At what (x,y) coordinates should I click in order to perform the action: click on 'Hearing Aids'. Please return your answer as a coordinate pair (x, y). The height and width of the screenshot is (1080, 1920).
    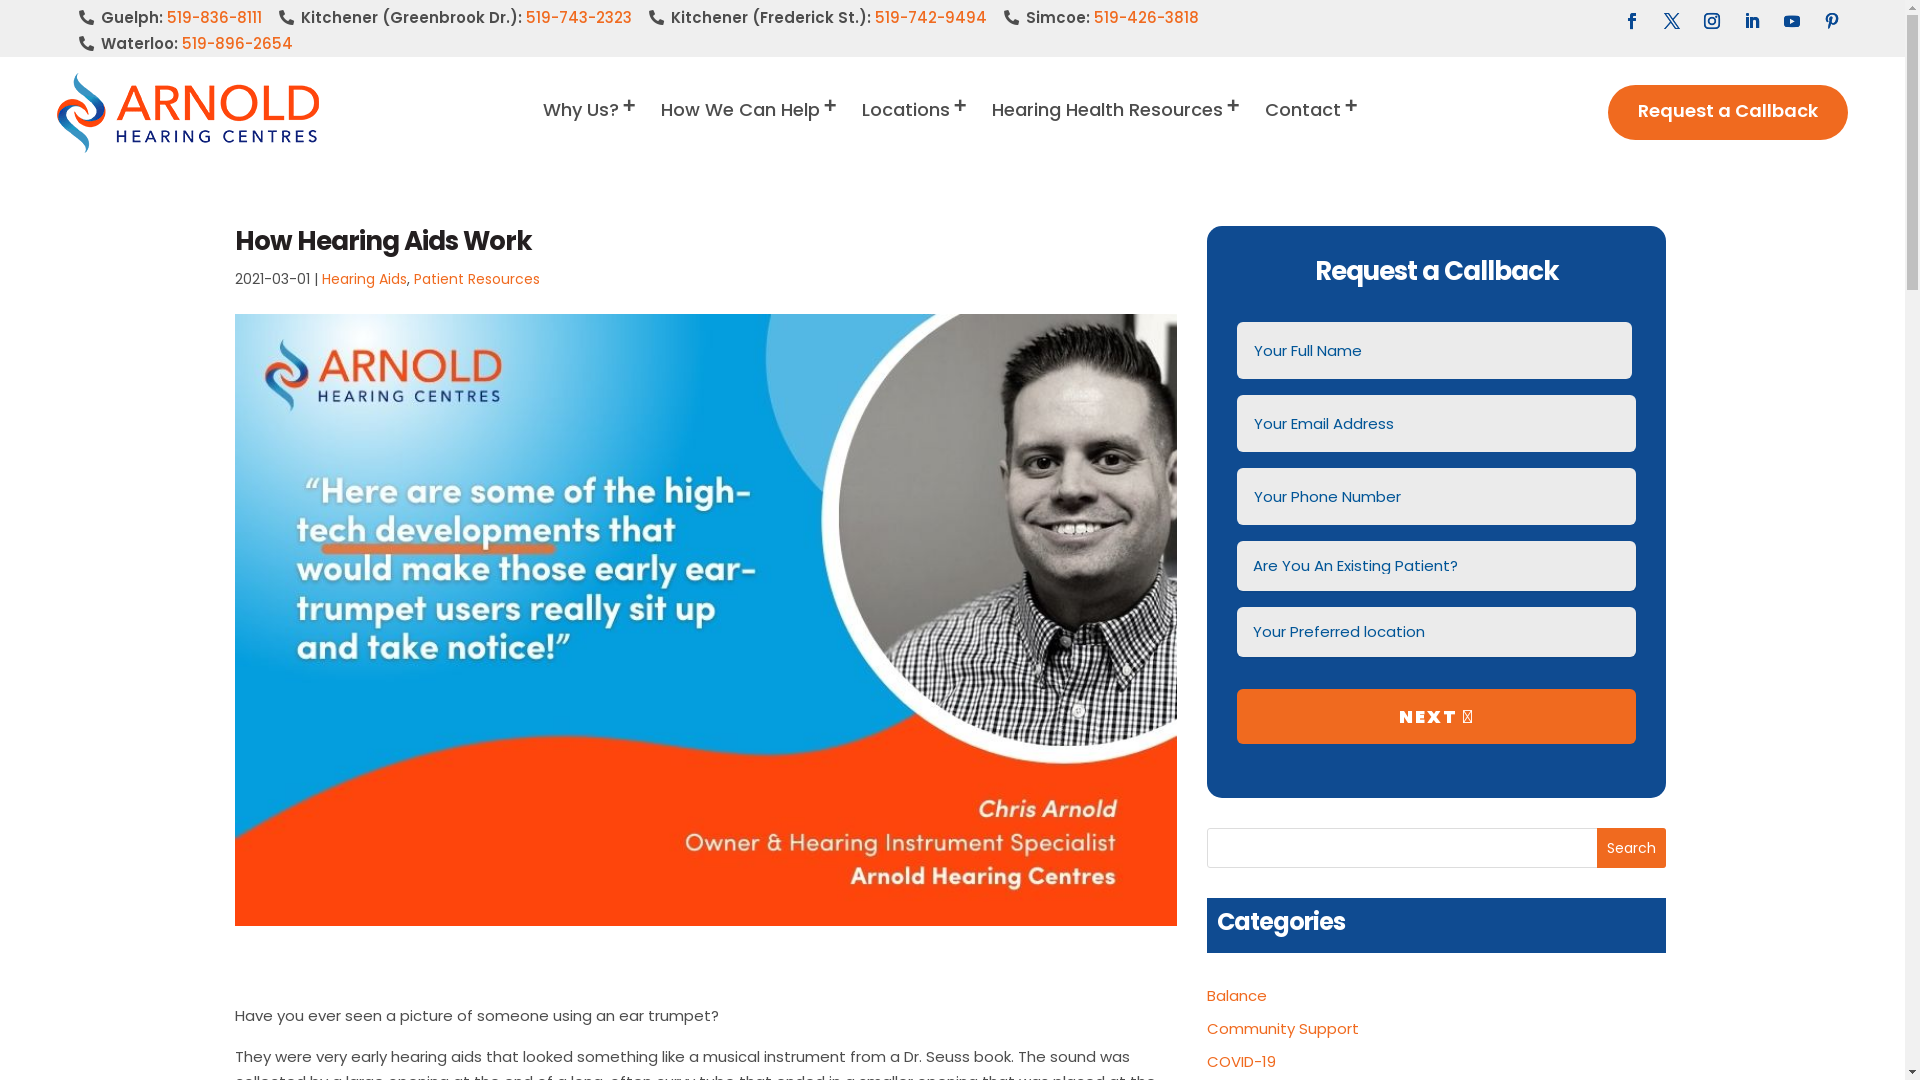
    Looking at the image, I should click on (364, 278).